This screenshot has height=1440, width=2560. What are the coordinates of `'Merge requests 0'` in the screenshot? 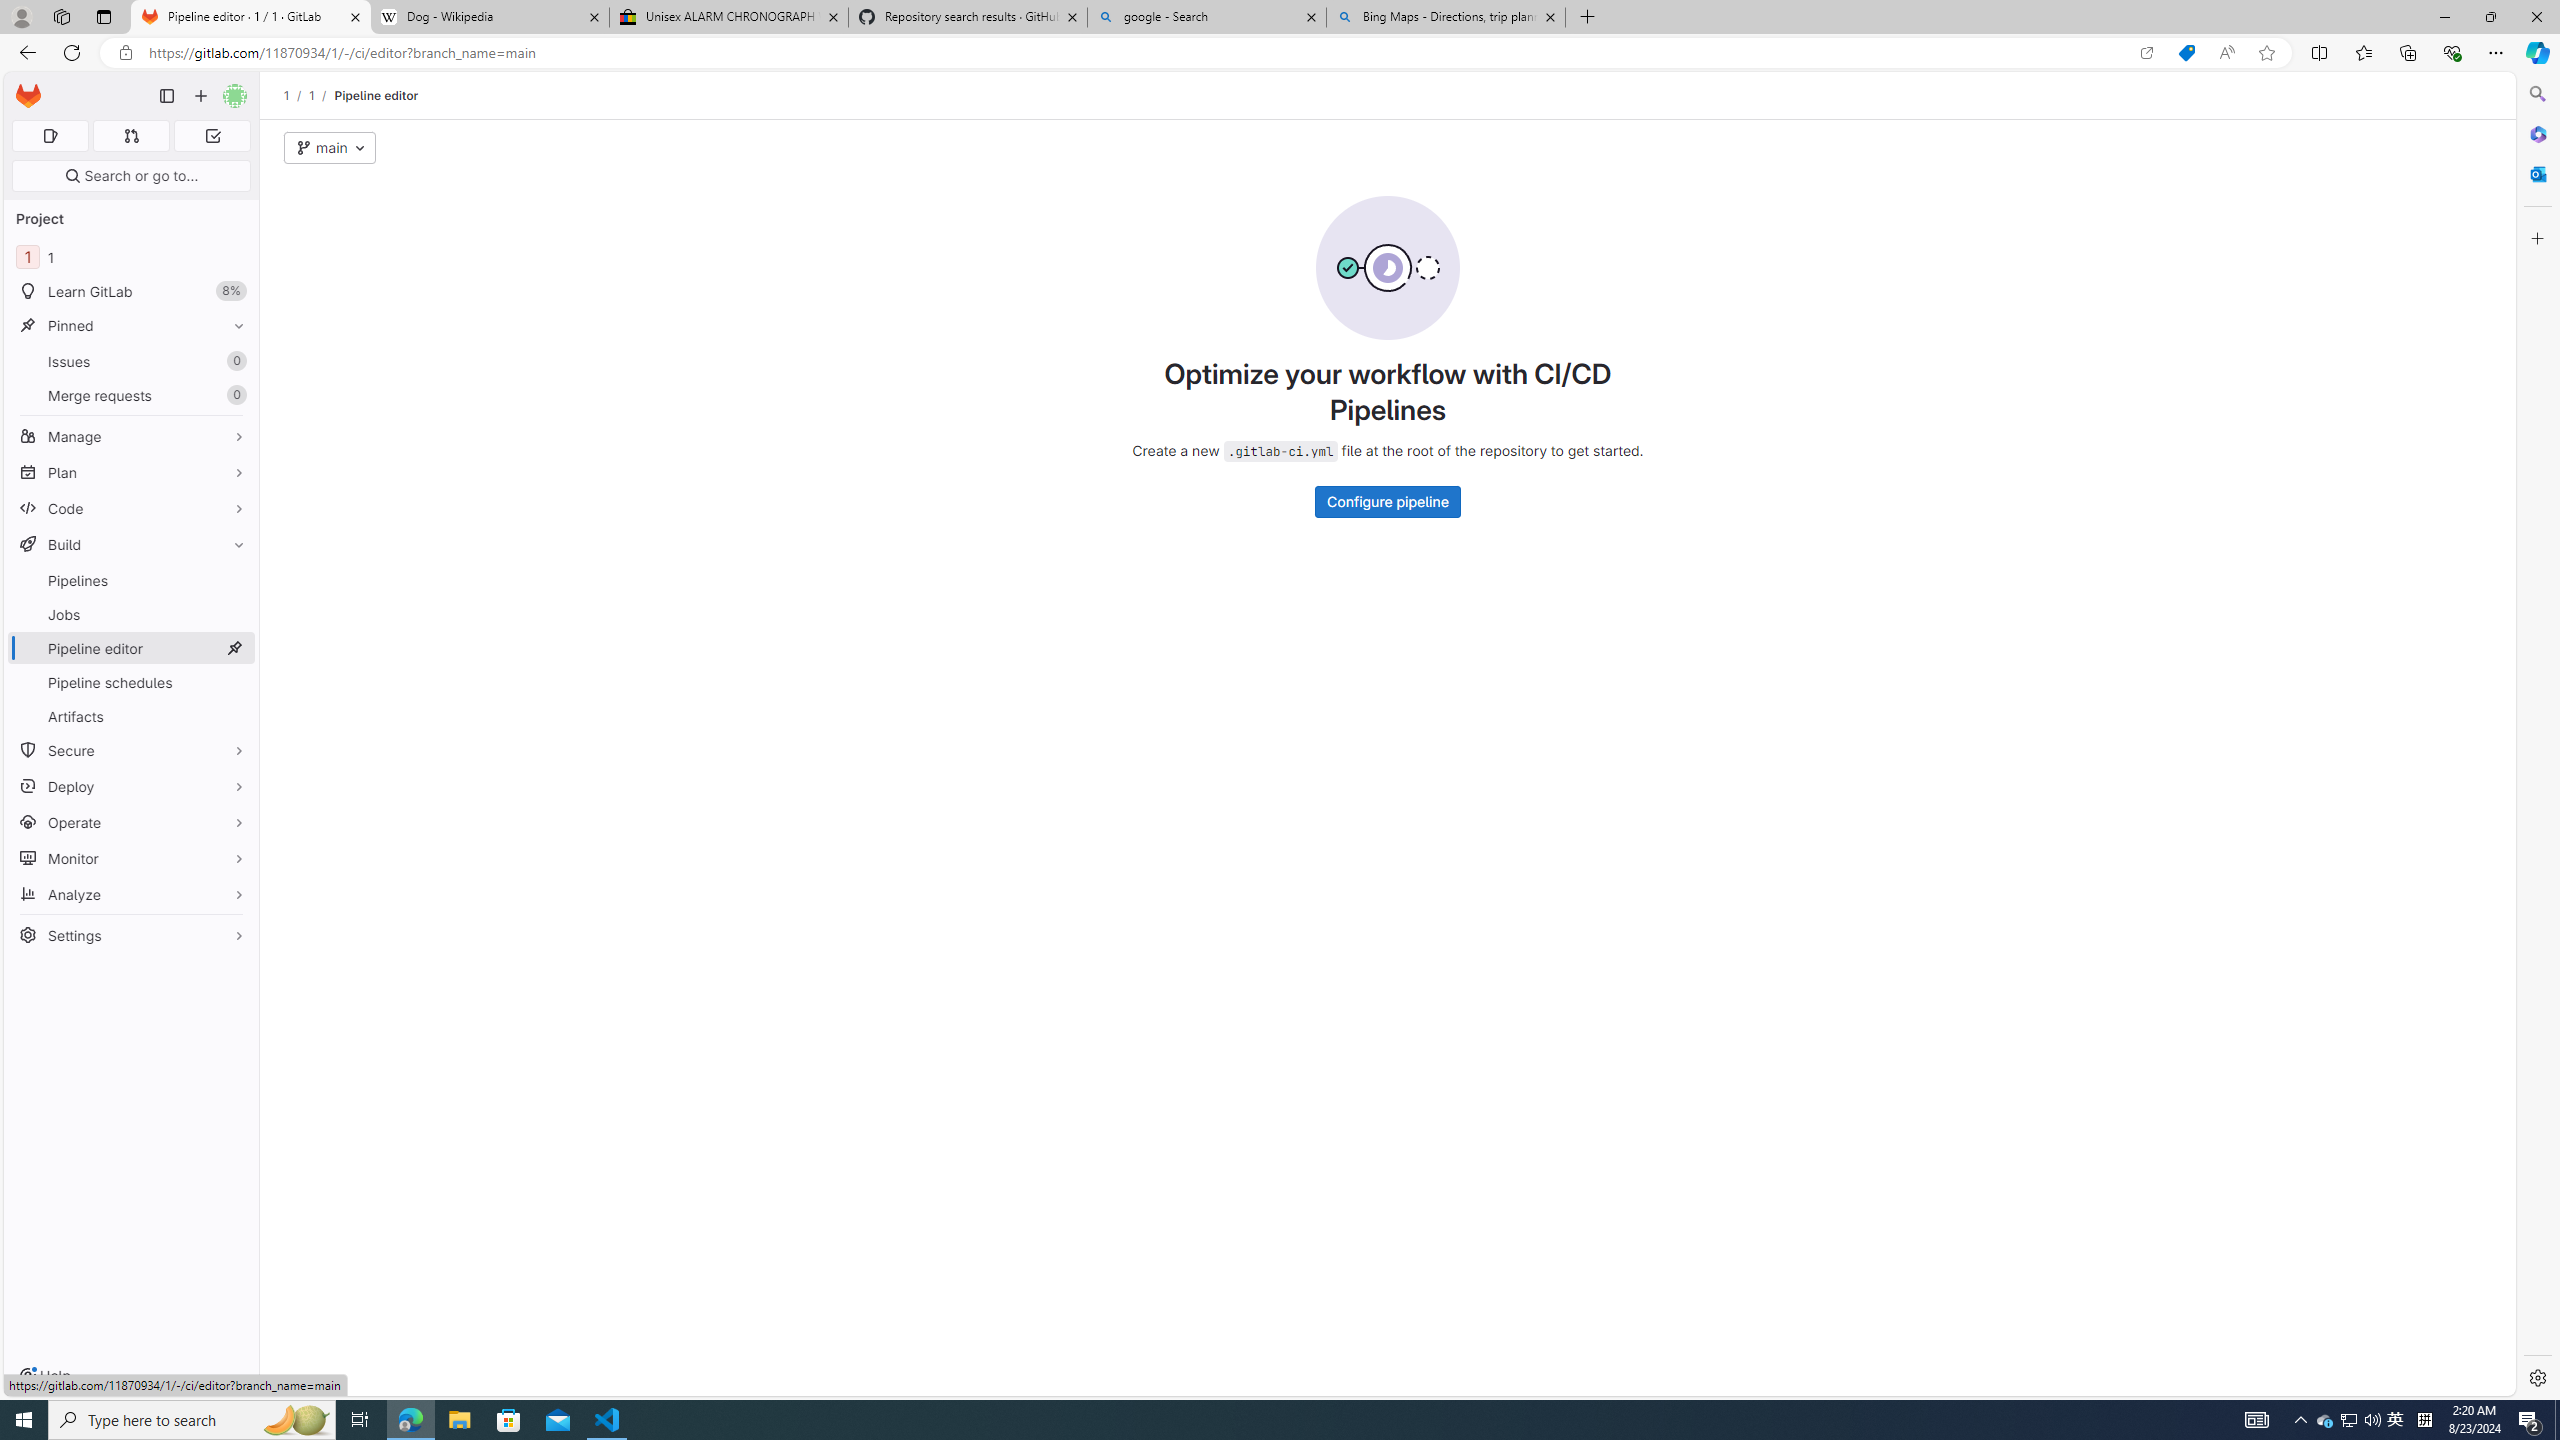 It's located at (130, 394).